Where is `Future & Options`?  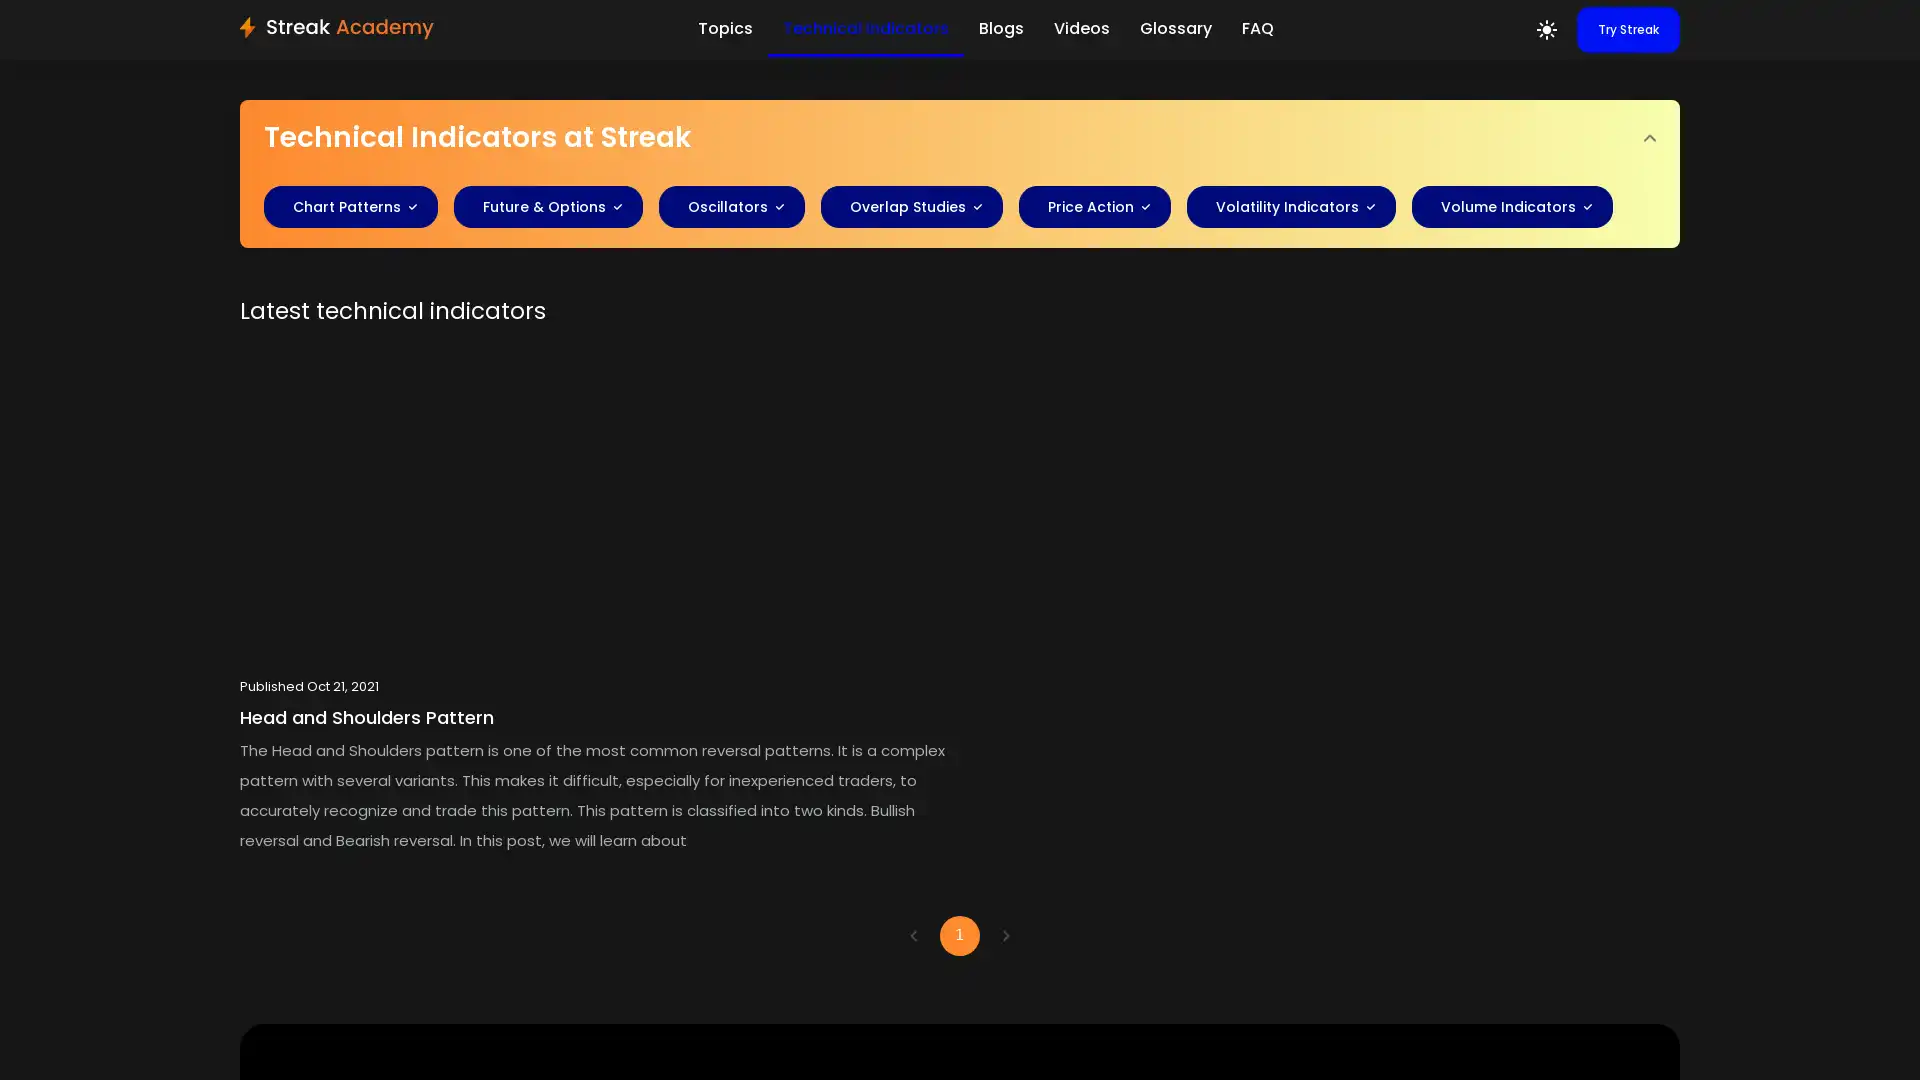
Future & Options is located at coordinates (541, 207).